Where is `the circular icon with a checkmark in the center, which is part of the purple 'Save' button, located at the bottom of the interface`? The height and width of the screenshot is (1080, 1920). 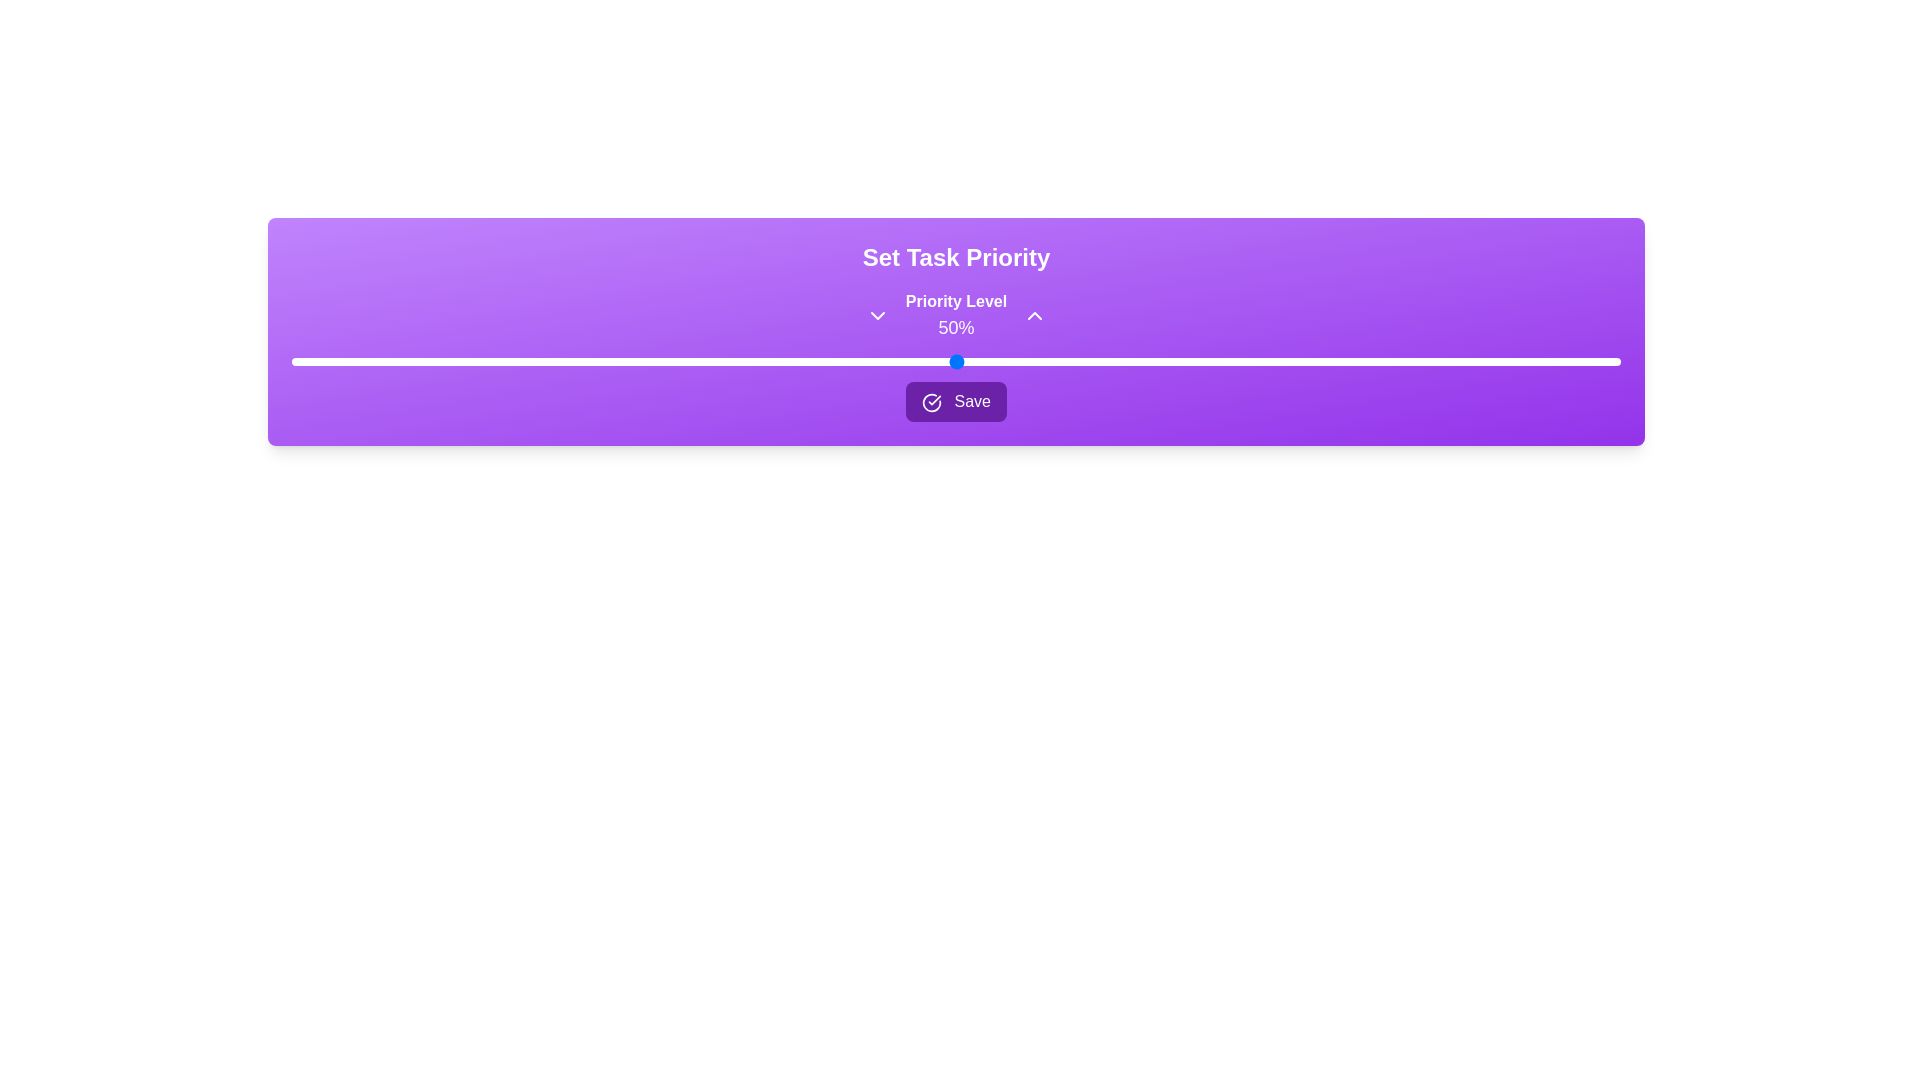
the circular icon with a checkmark in the center, which is part of the purple 'Save' button, located at the bottom of the interface is located at coordinates (930, 402).